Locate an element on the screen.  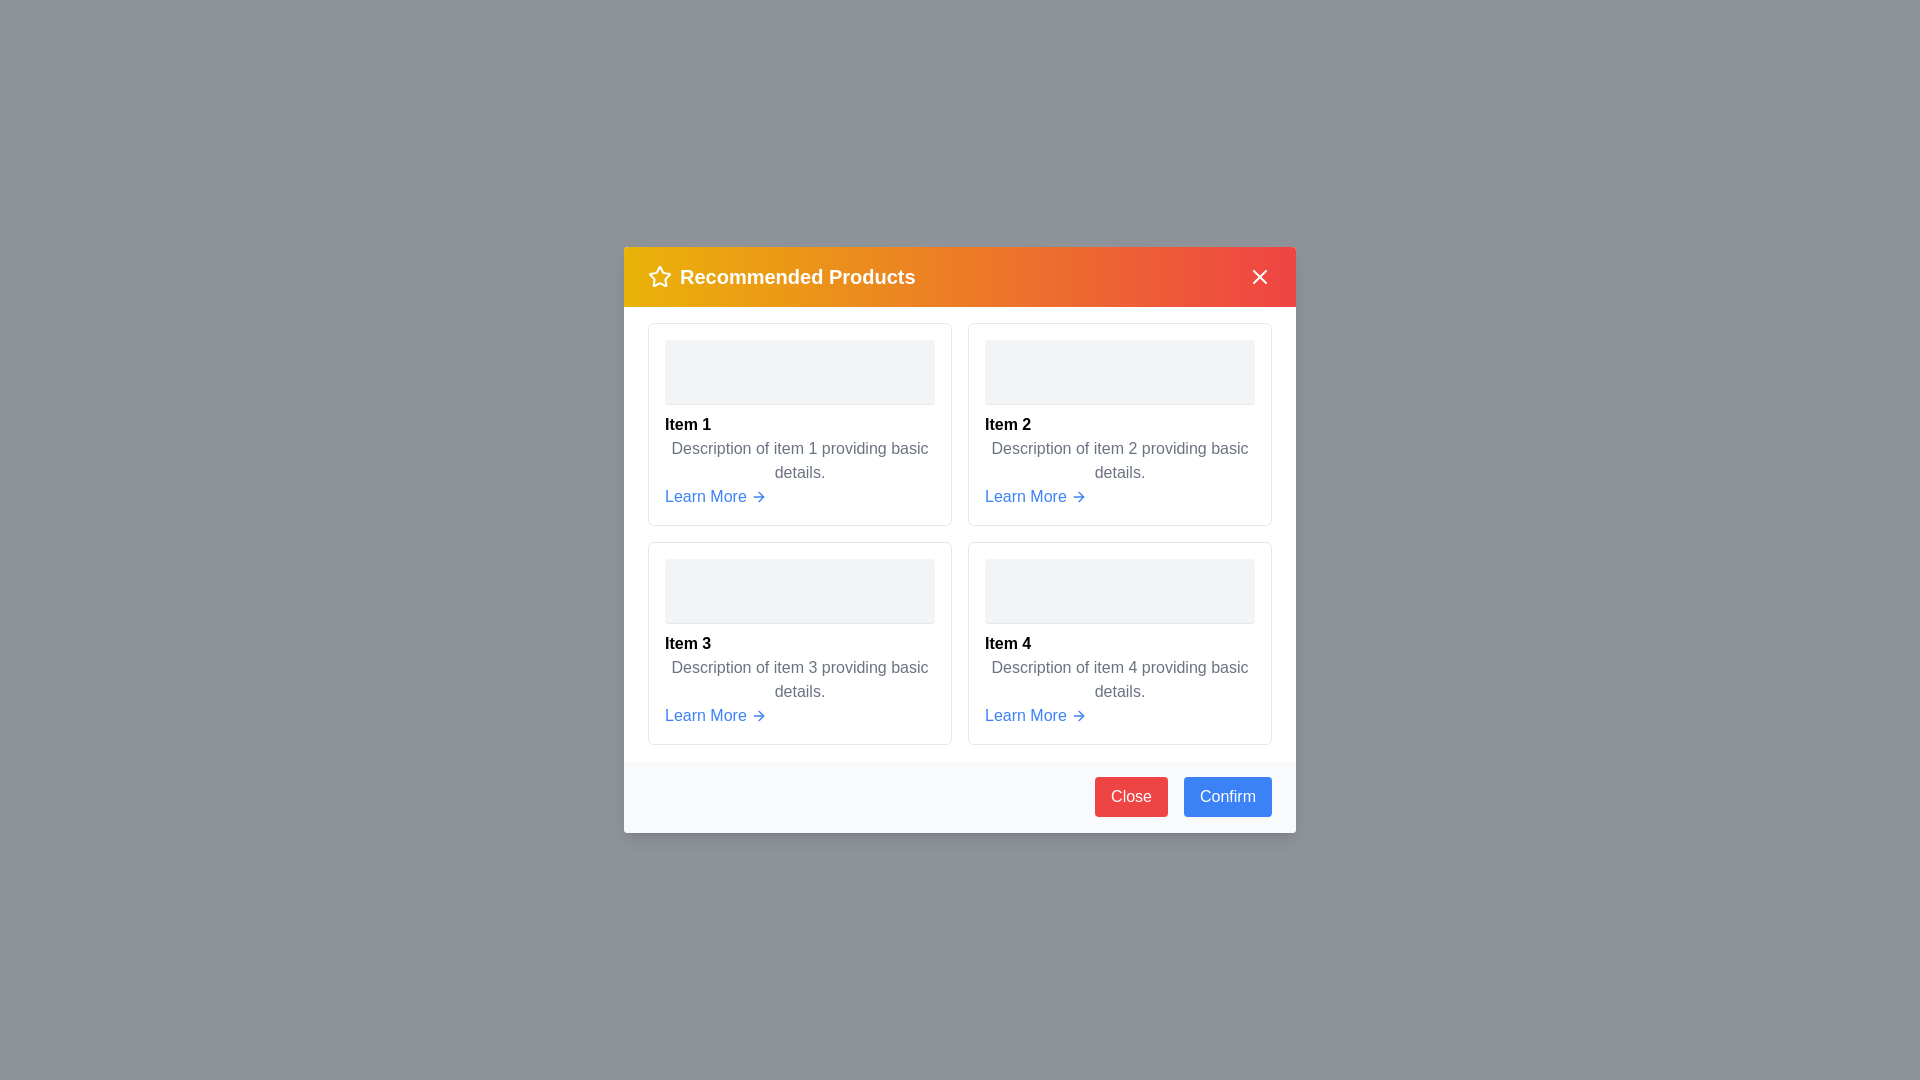
the 'Close' button located in the footer of the dialog to close it is located at coordinates (1131, 796).